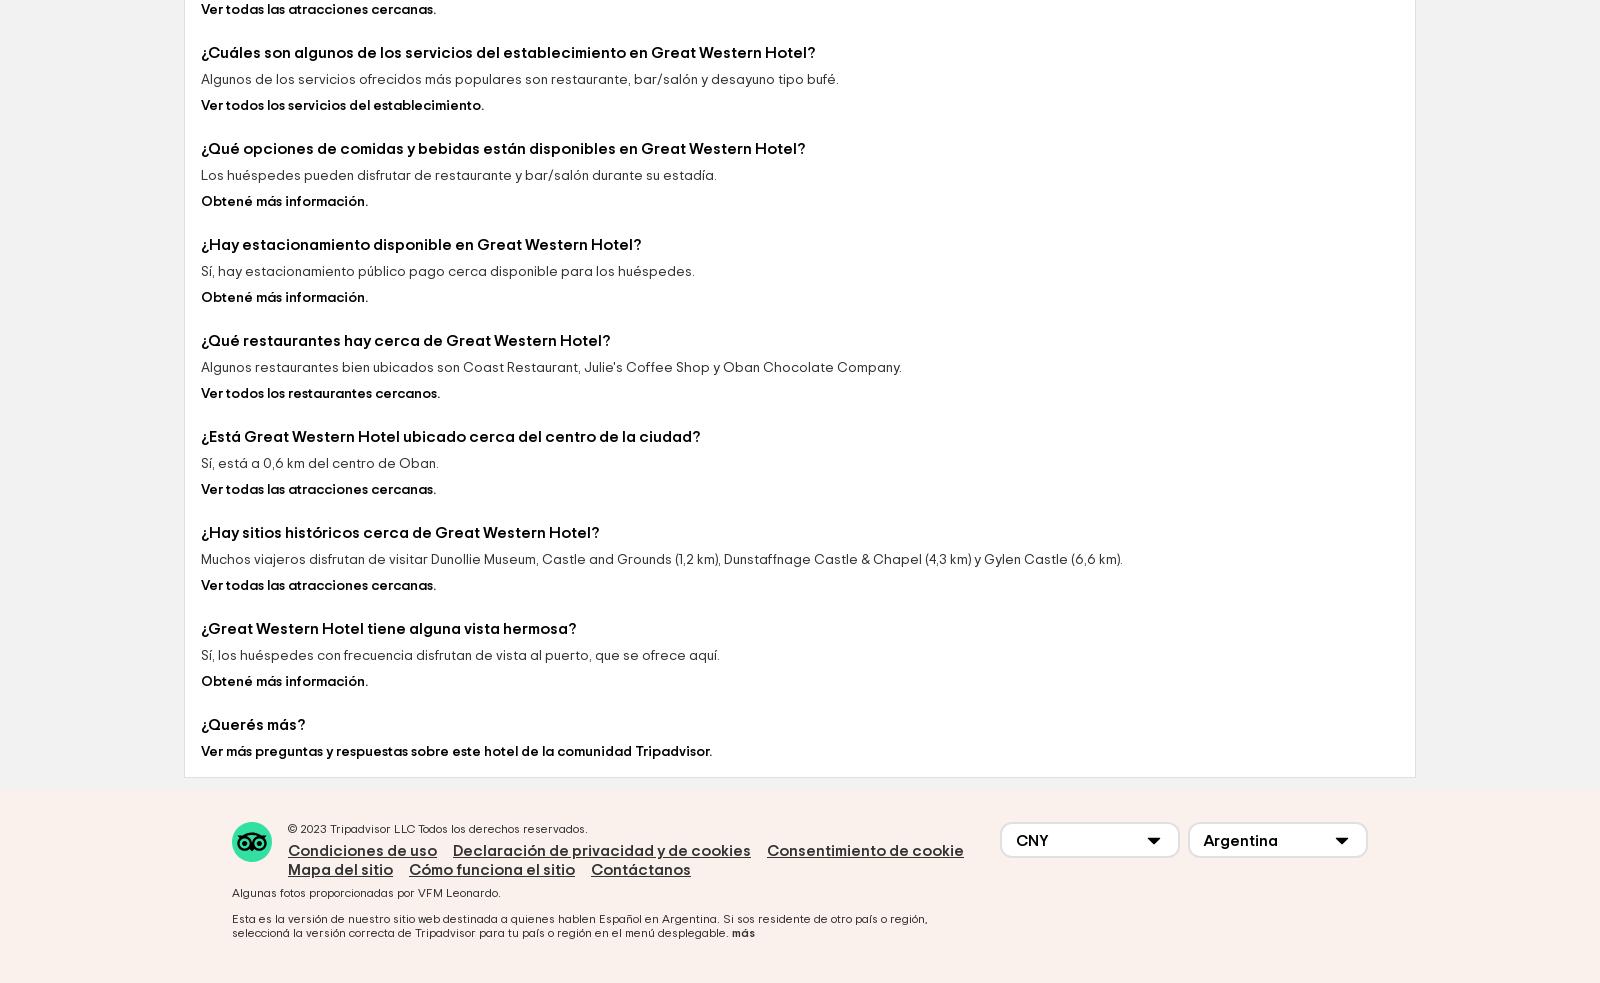 This screenshot has width=1600, height=983. Describe the element at coordinates (199, 288) in the screenshot. I see `'¿Qué opciones de comidas y bebidas están disponibles en Great Western Hotel?'` at that location.